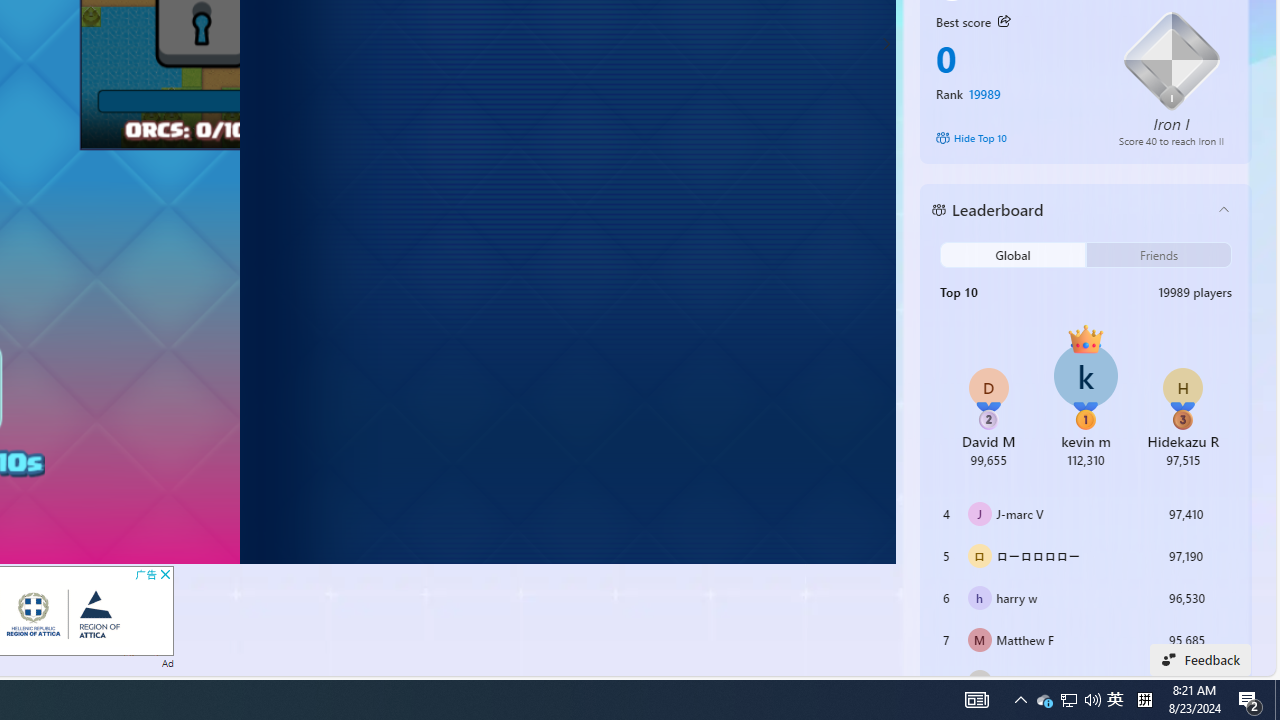 The width and height of the screenshot is (1280, 720). What do you see at coordinates (1200, 659) in the screenshot?
I see `'Feedback'` at bounding box center [1200, 659].